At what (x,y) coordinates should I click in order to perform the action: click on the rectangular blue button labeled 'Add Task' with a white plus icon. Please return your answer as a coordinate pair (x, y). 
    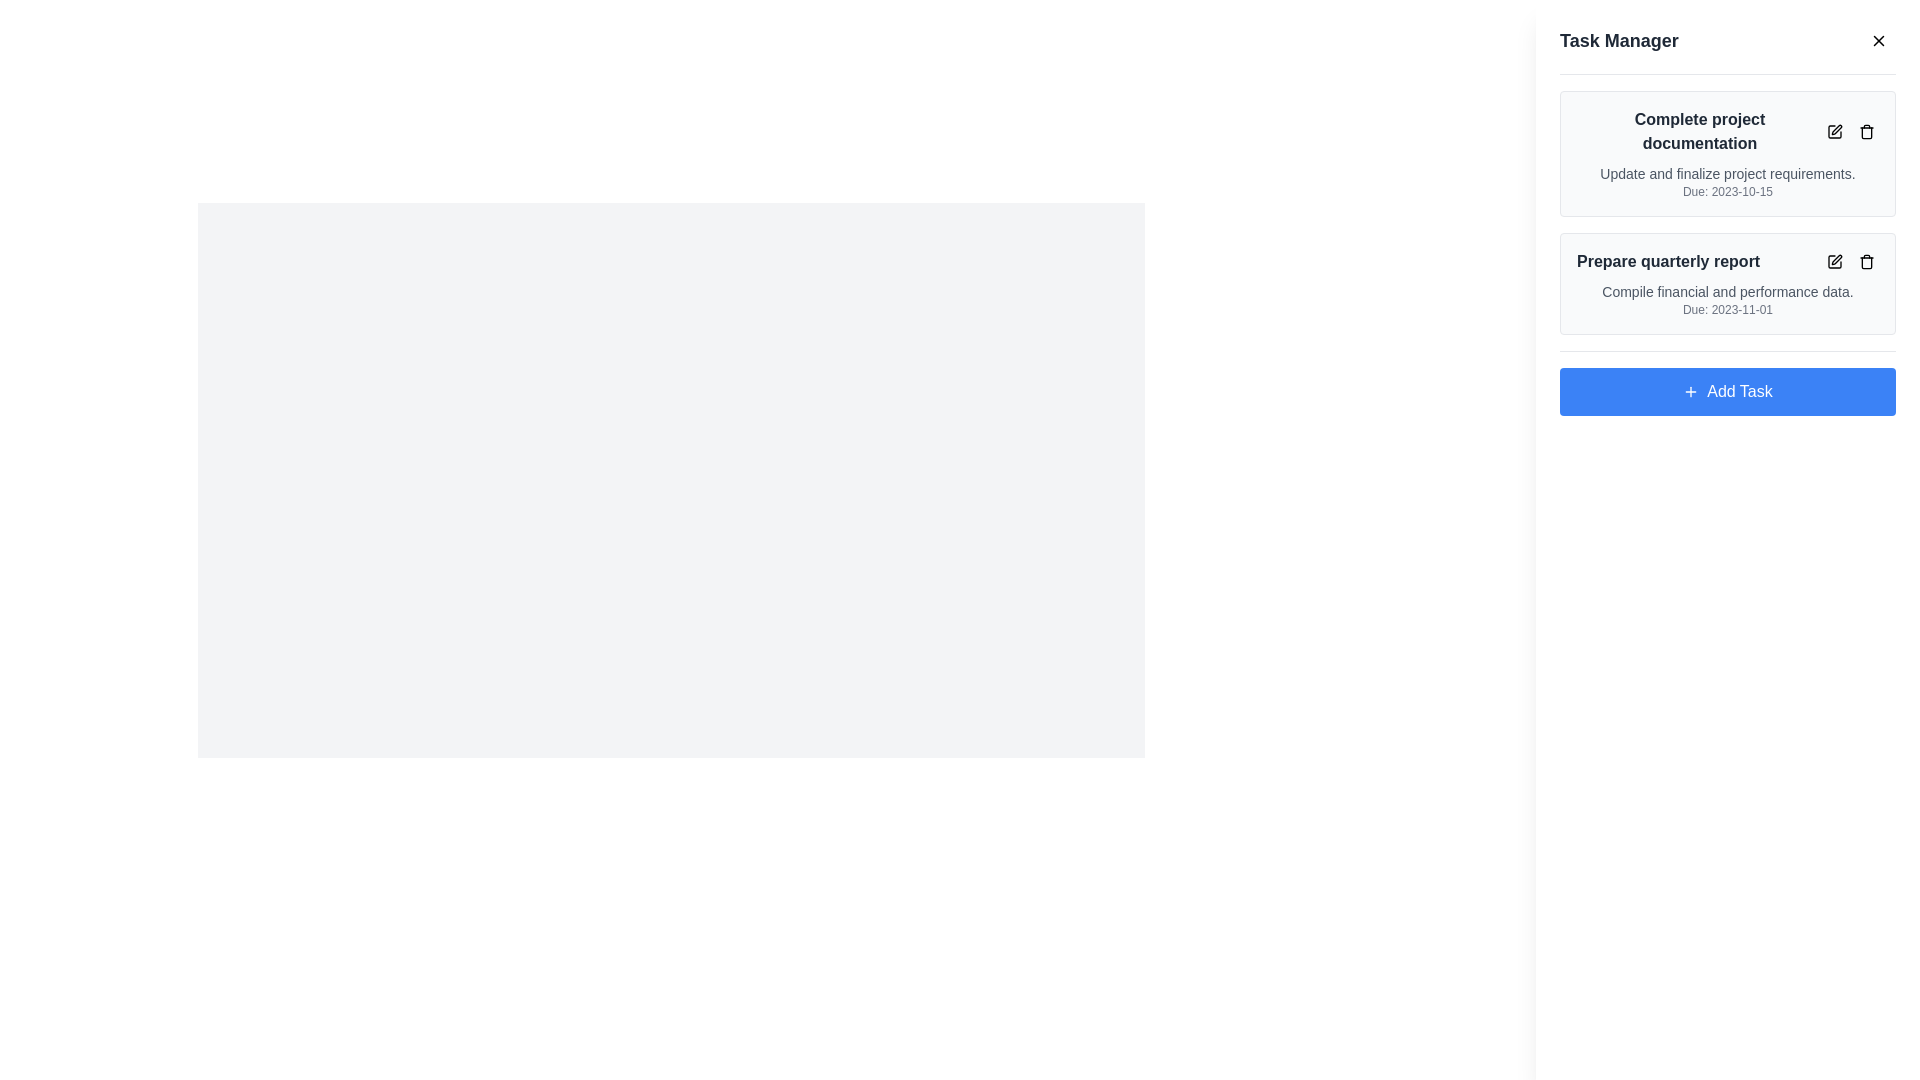
    Looking at the image, I should click on (1727, 392).